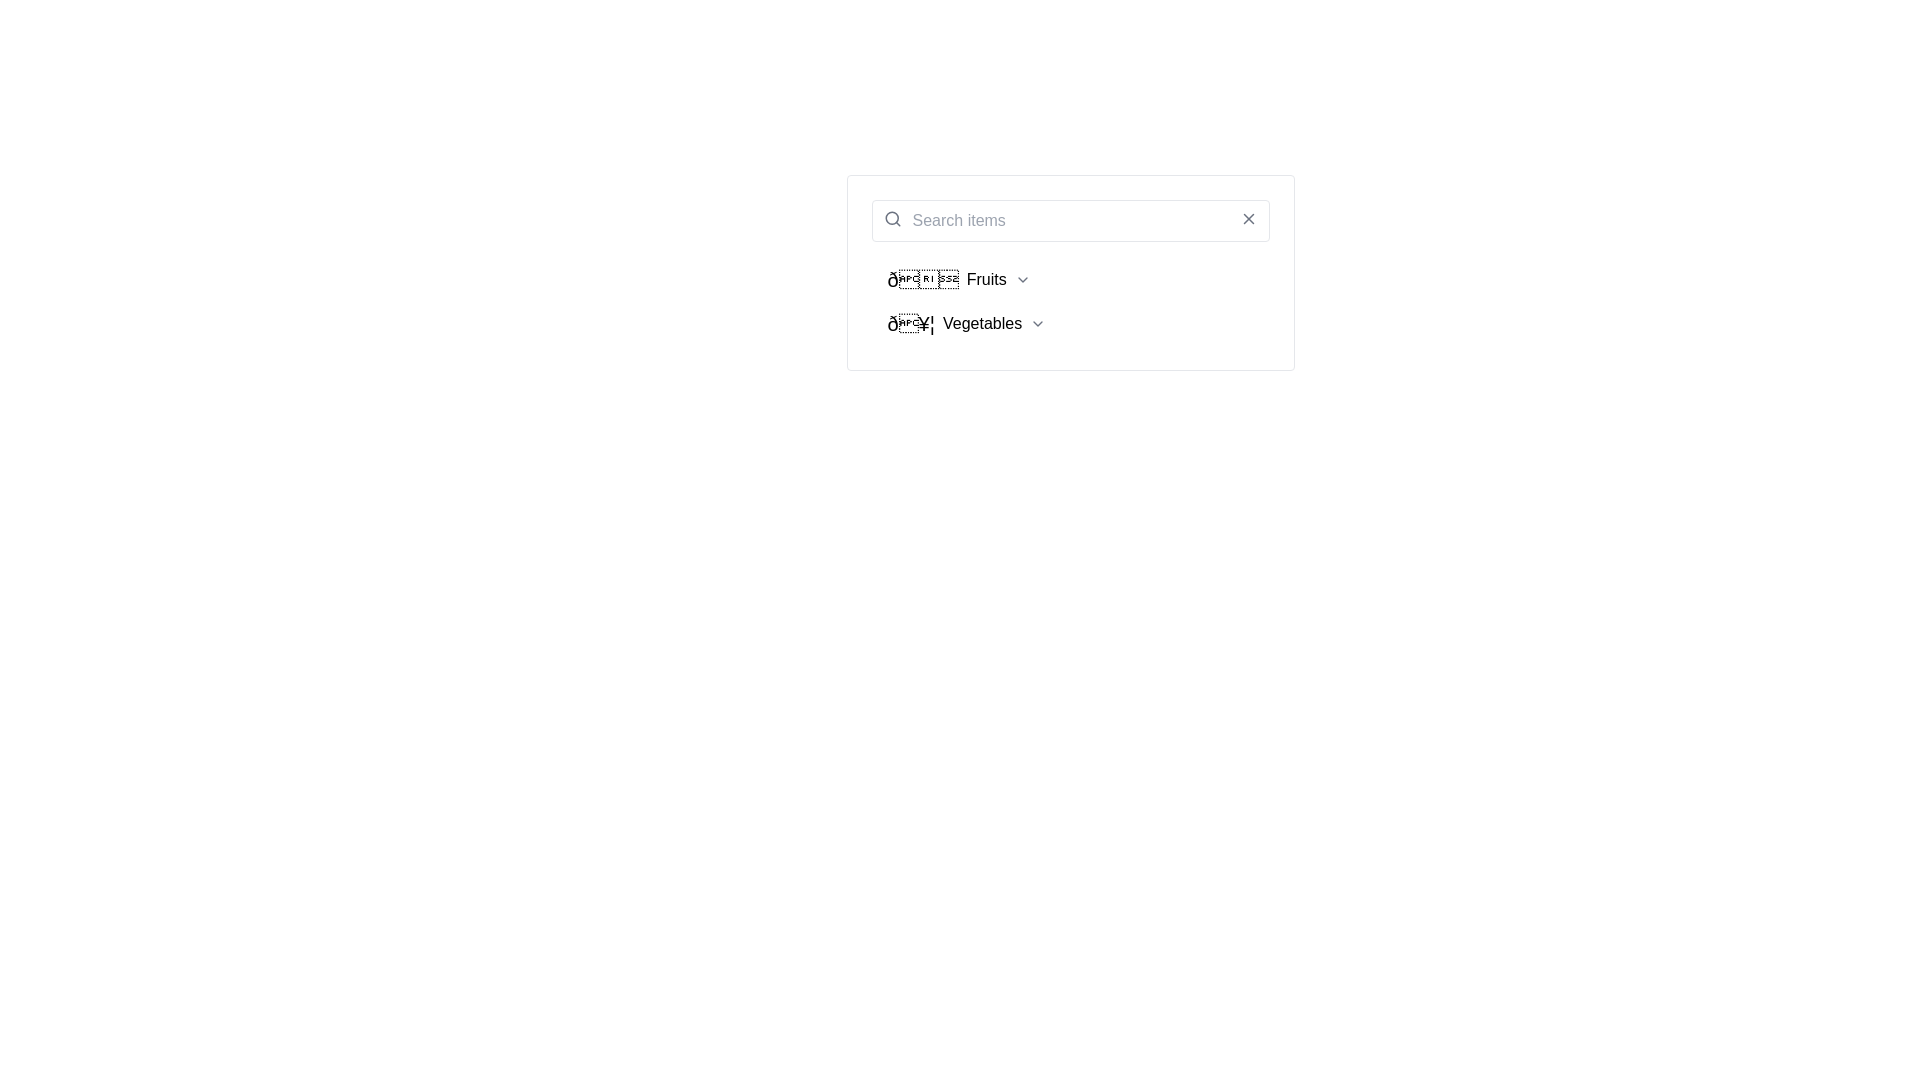 The height and width of the screenshot is (1080, 1920). I want to click on the clear button located to the right of the search input field to clear the entered text, so click(1247, 219).